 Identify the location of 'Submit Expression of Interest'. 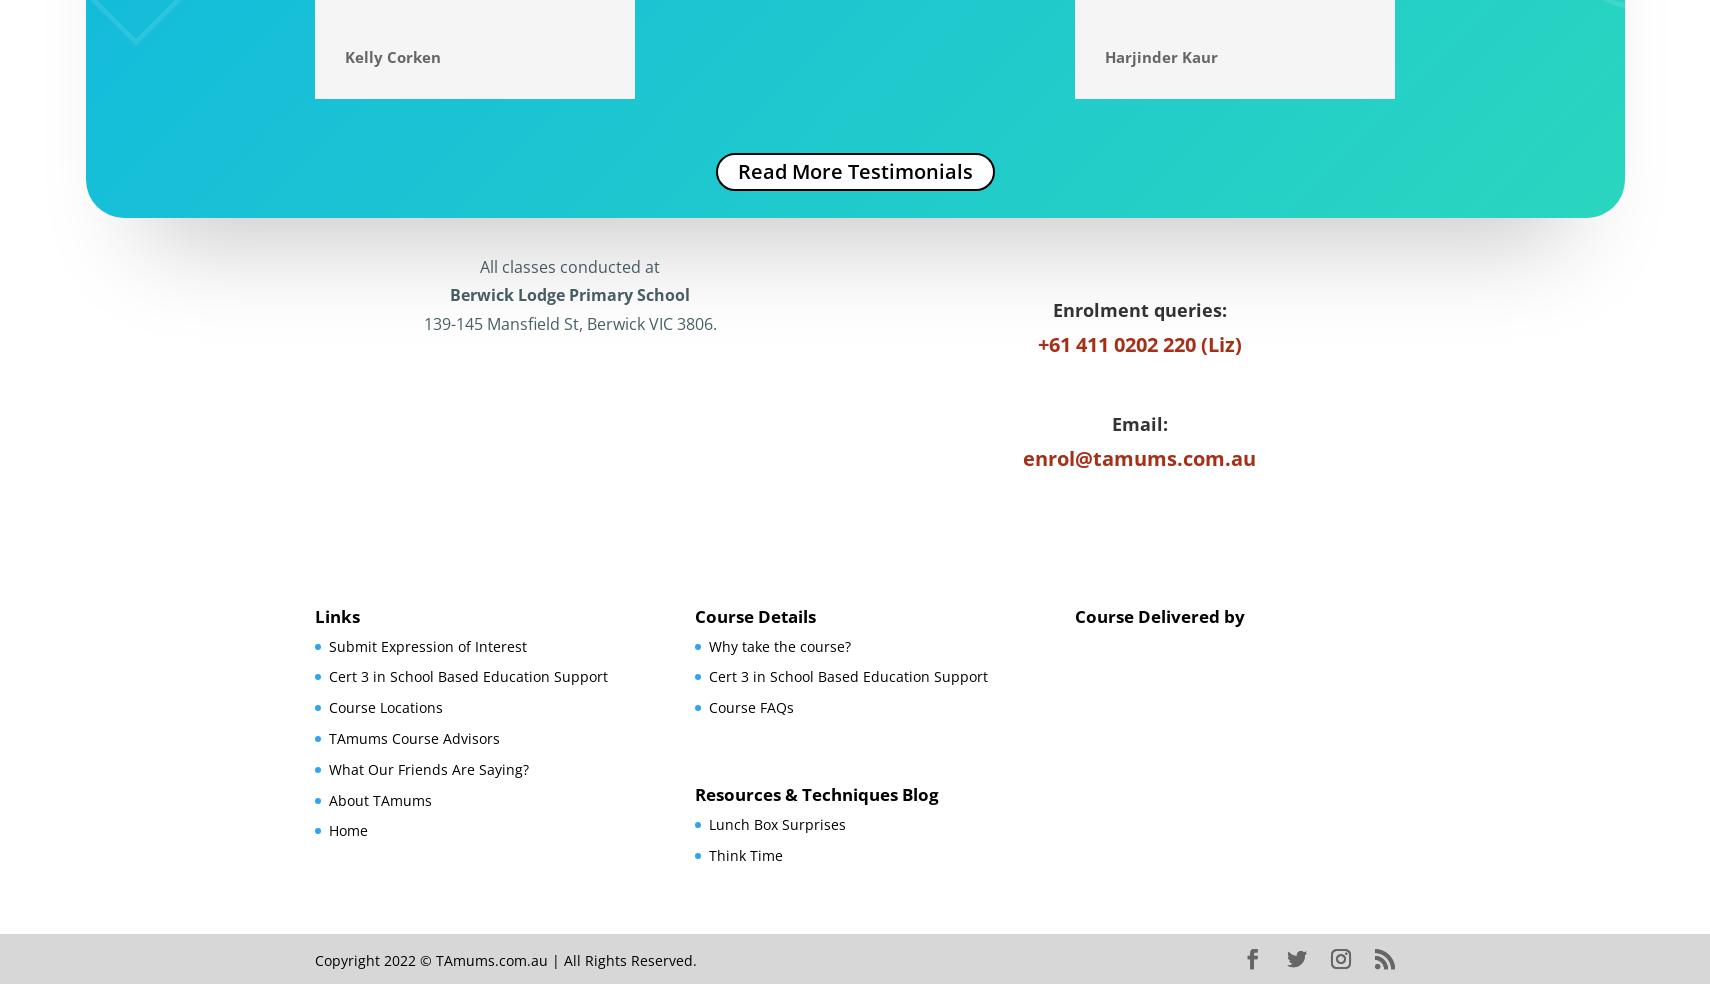
(427, 645).